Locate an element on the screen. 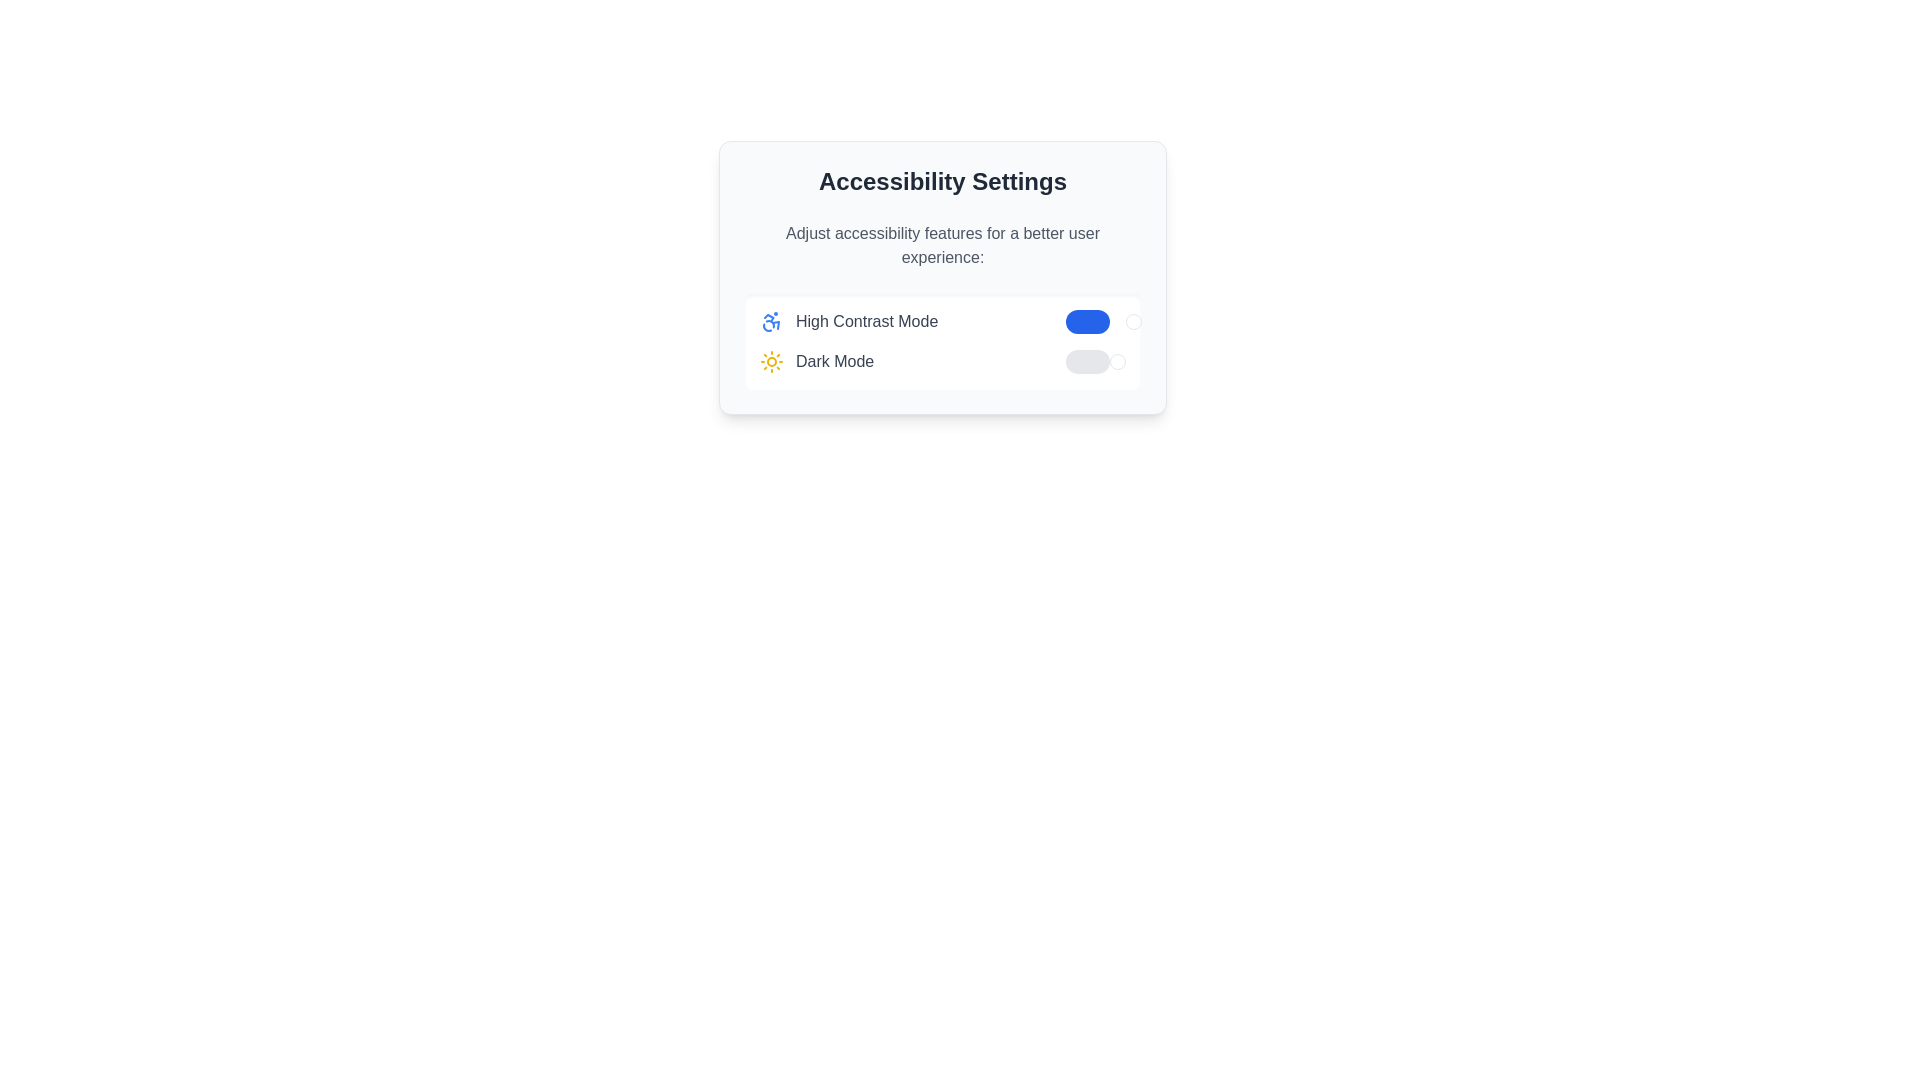 This screenshot has width=1920, height=1080. the Decorative Icon representing the sun, which is styled in yellow and located to the left of the 'Dark Mode' label is located at coordinates (771, 362).